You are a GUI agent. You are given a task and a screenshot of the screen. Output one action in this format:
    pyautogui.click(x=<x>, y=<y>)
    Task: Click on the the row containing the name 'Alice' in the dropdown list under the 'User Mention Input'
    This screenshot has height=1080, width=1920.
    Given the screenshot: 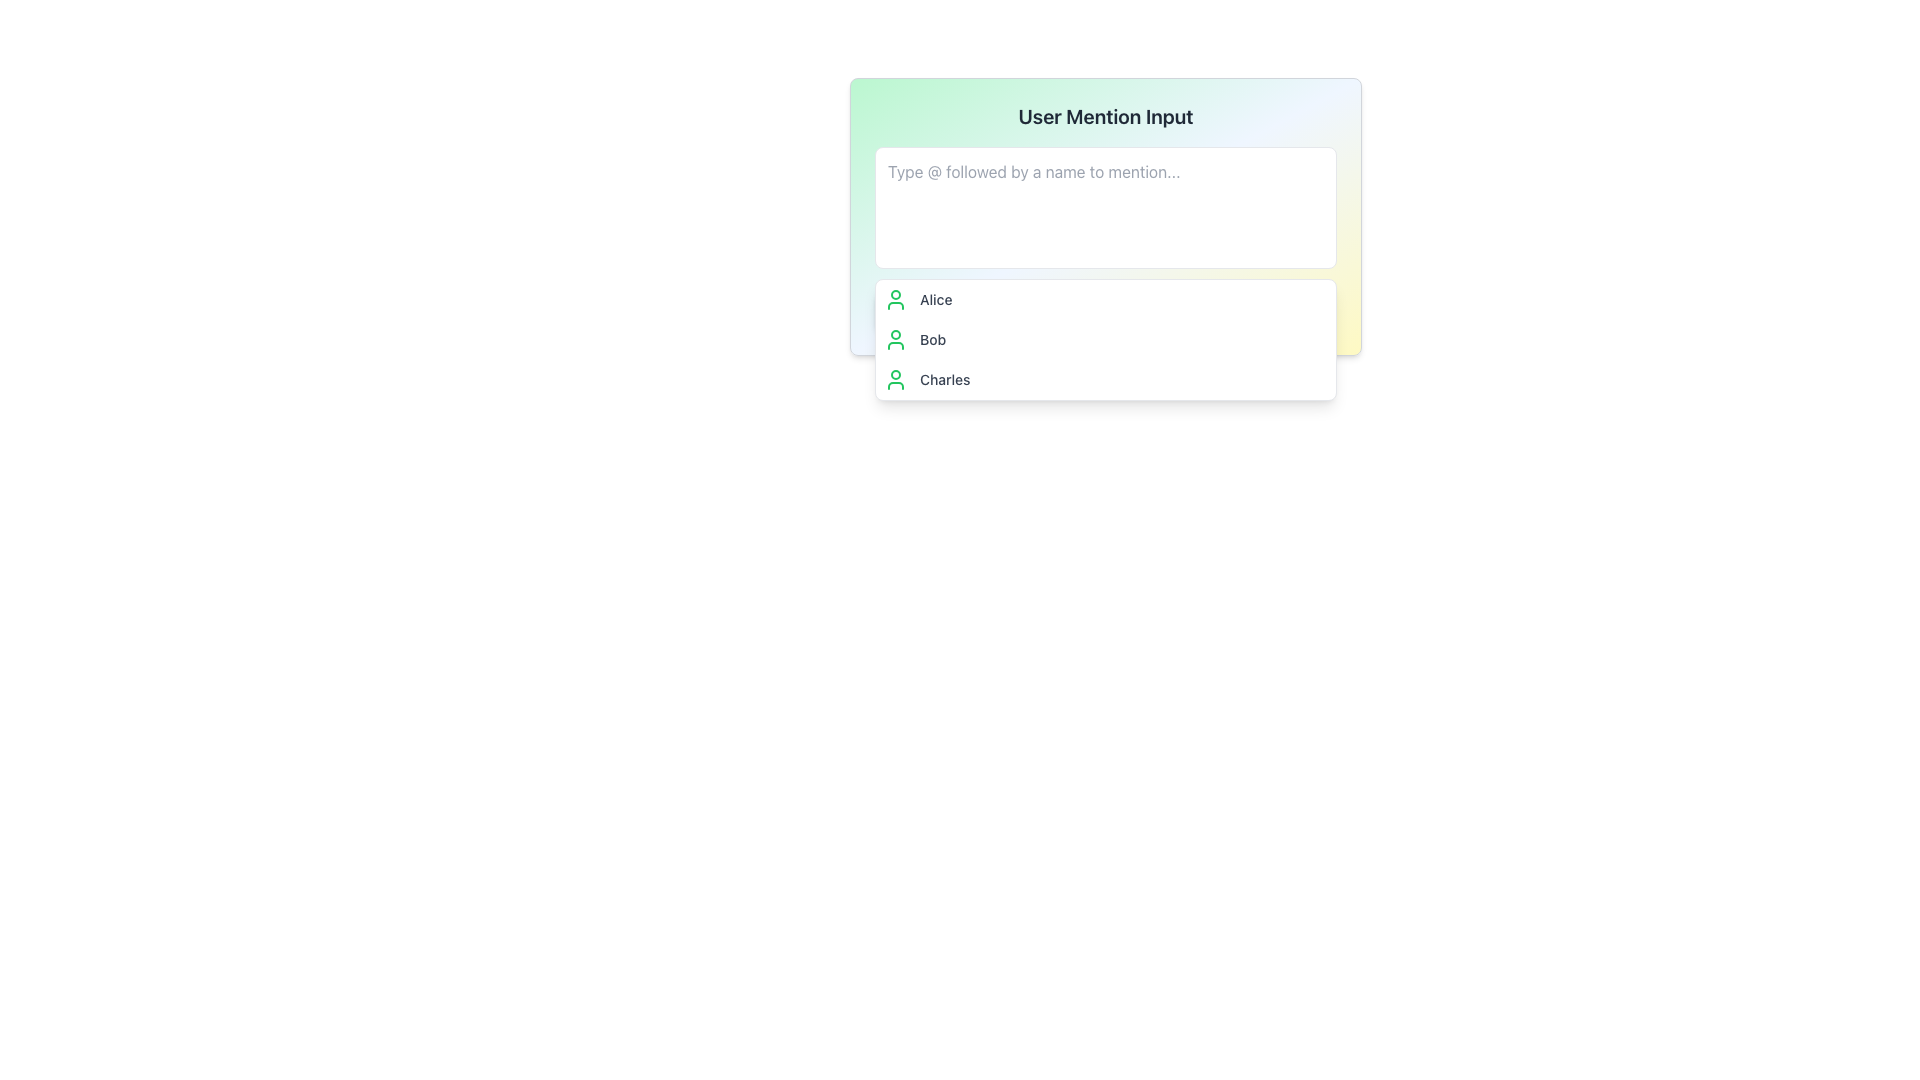 What is the action you would take?
    pyautogui.click(x=1104, y=311)
    